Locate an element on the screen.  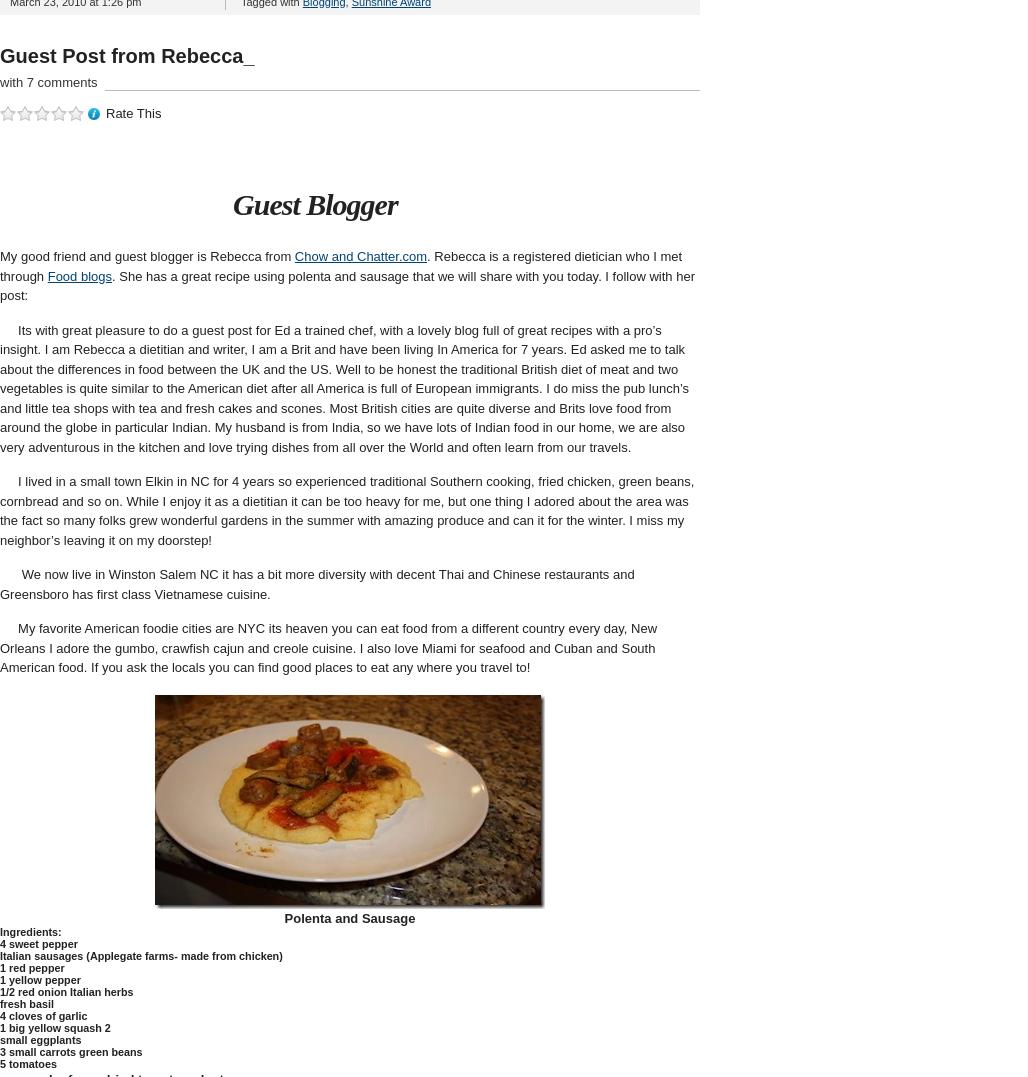
'I lived in a small town Elkin in NC for 4 years so experienced traditional Southern cooking, fried chicken, green beans, cornbread and so on. While I enjoy it as a dietitian it can be too heavy for me, but one thing I adored about the area was the fact so many folks grew wonderful gardens in the summer with amazing produce and can it for the winter. I miss my neighbor’s leaving it on my doorstep!' is located at coordinates (345, 509).